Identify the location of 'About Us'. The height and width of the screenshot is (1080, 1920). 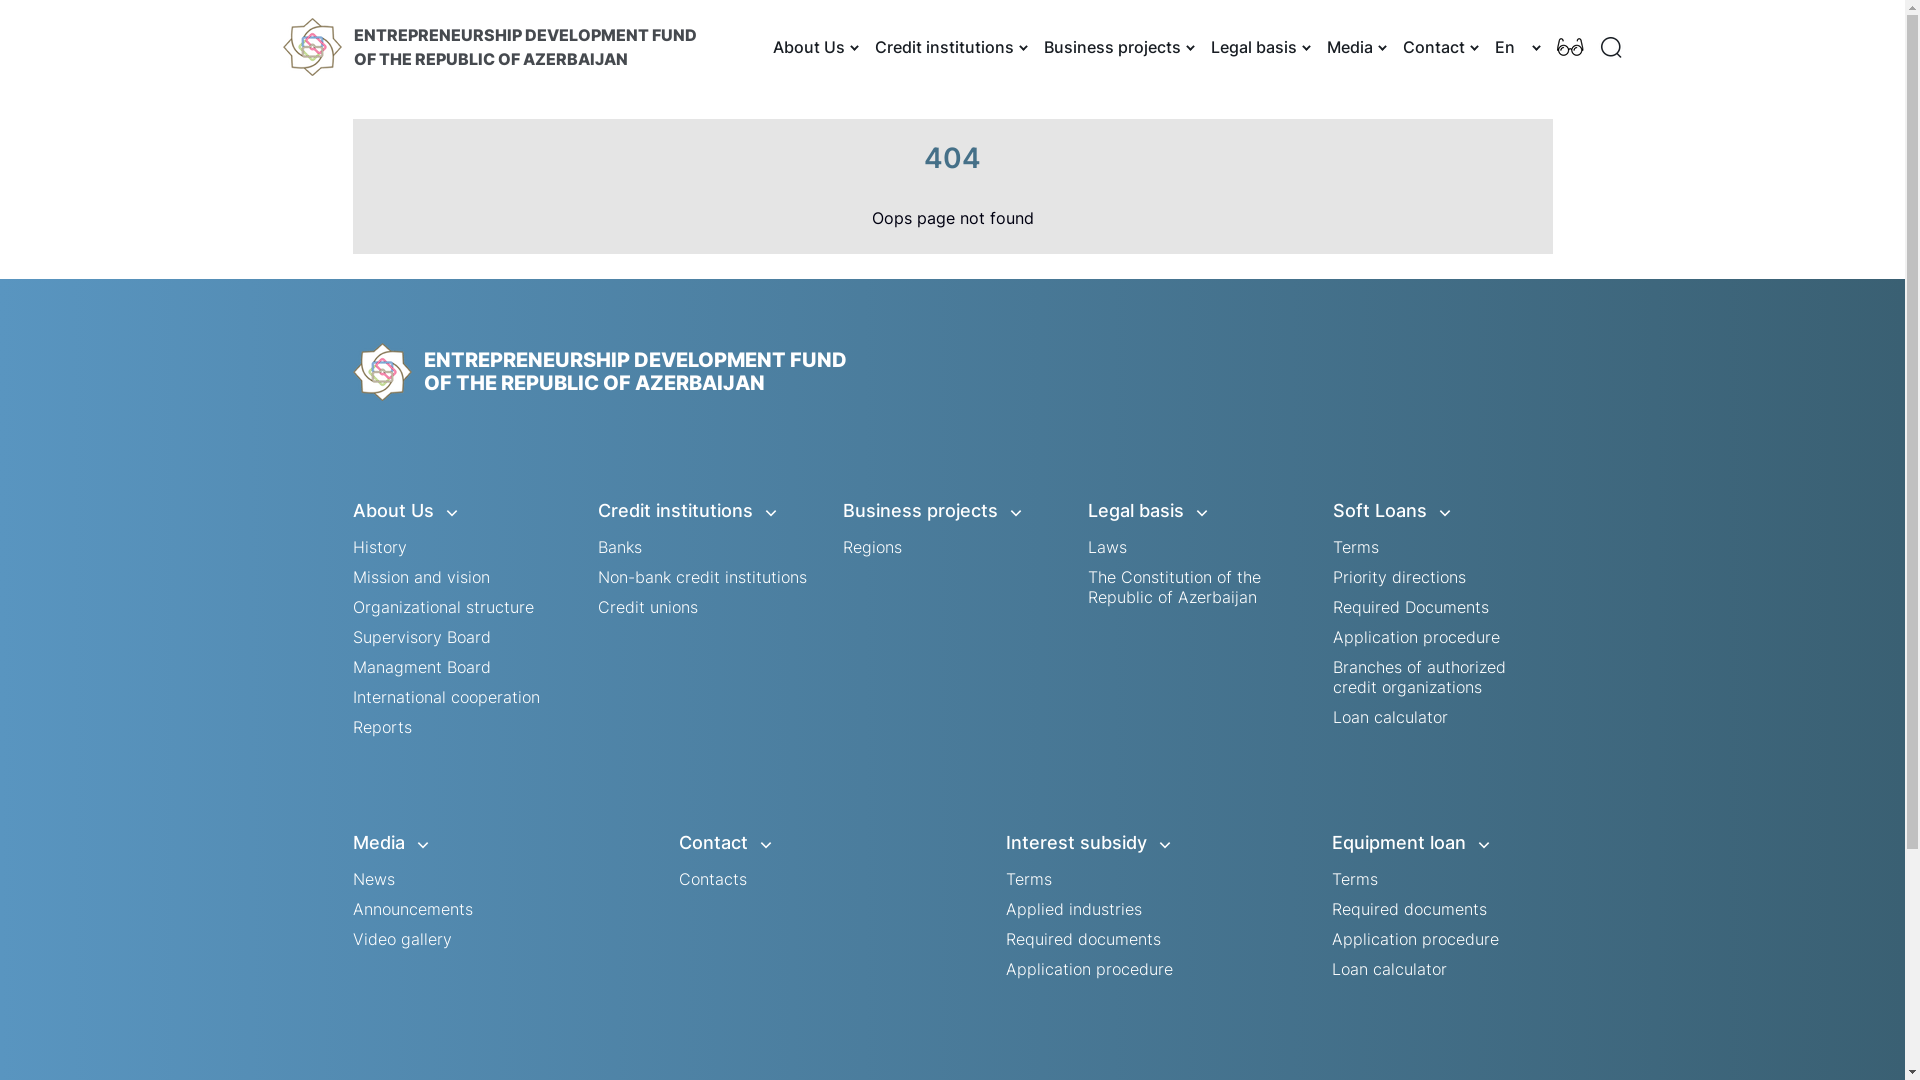
(812, 45).